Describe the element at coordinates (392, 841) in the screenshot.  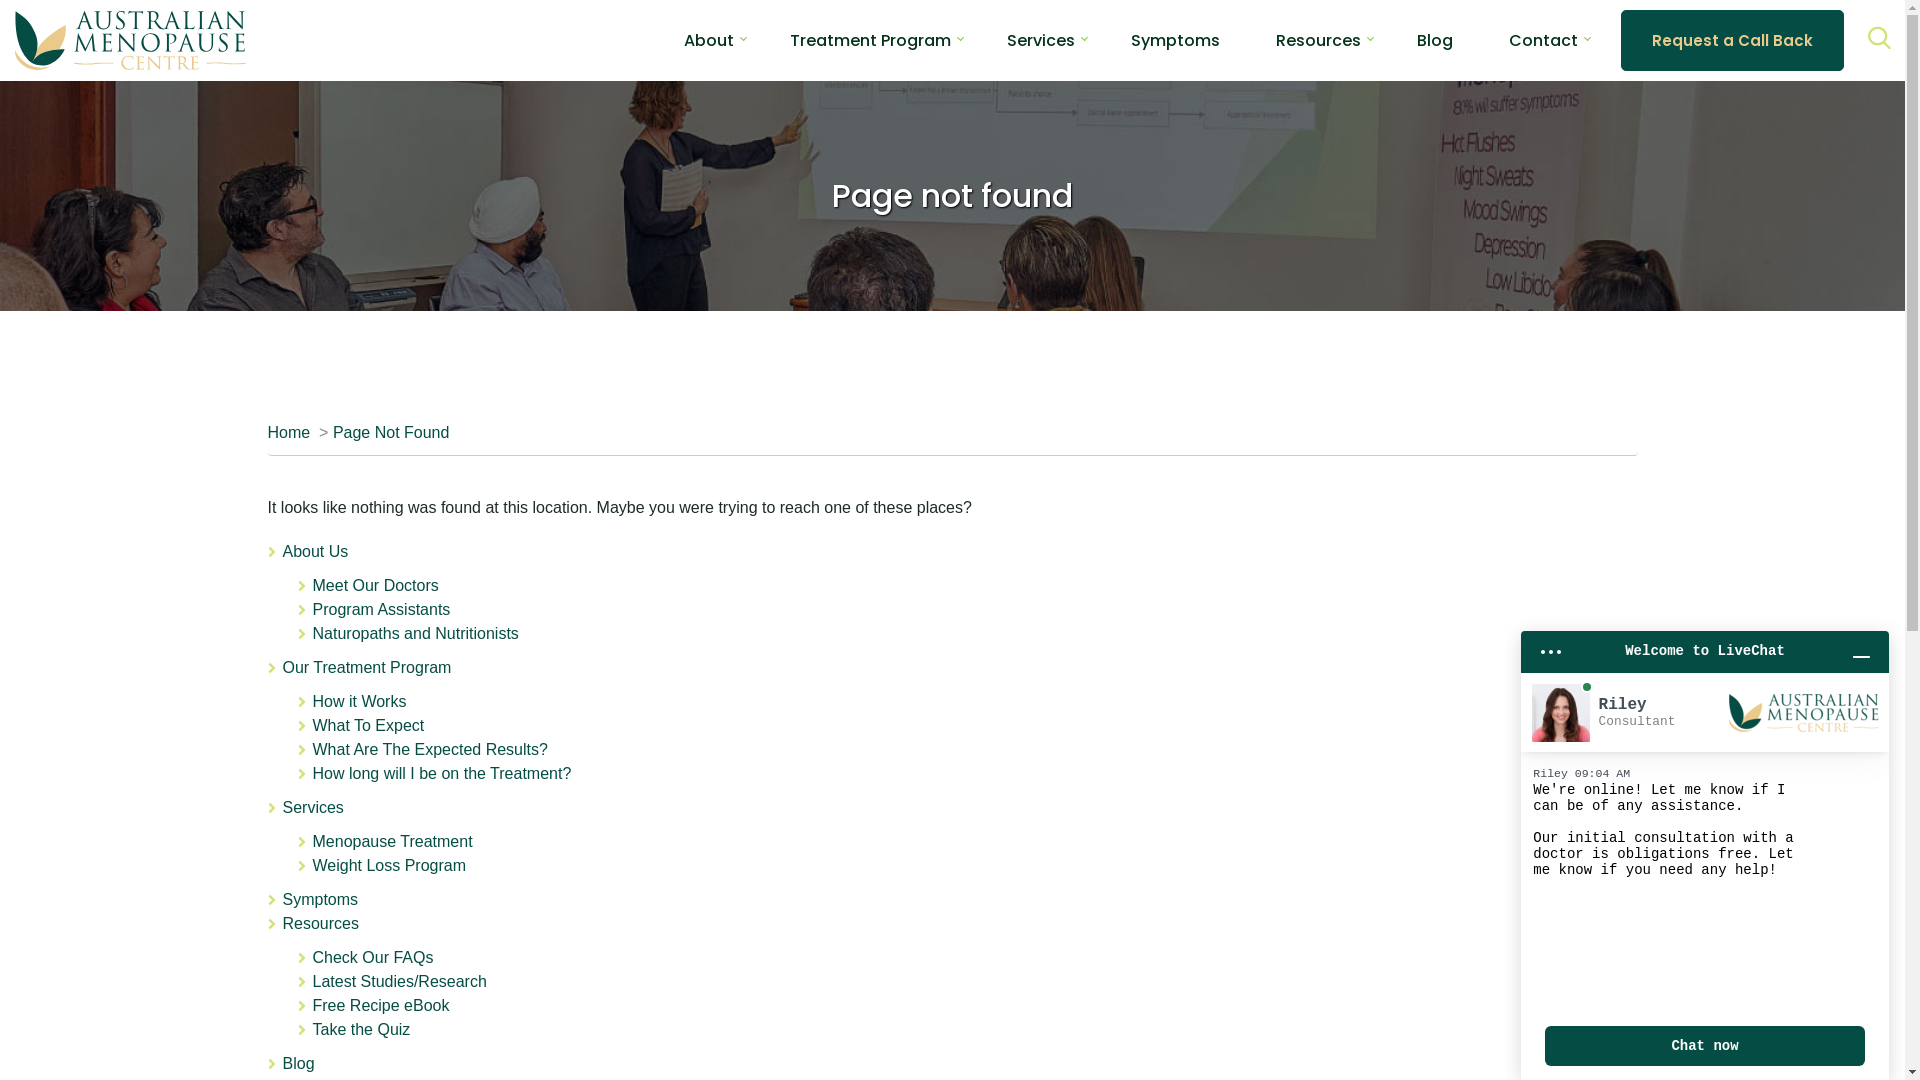
I see `'Menopause Treatment'` at that location.